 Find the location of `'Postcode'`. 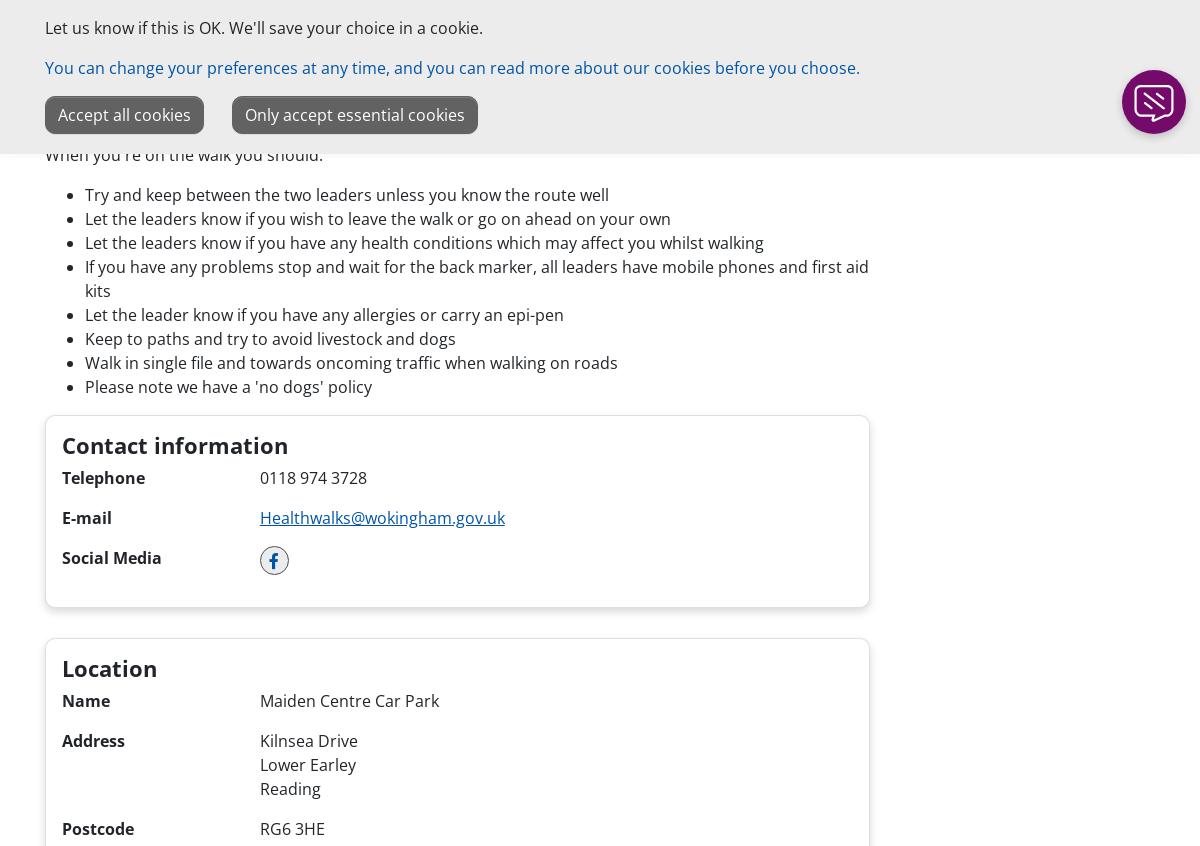

'Postcode' is located at coordinates (98, 828).